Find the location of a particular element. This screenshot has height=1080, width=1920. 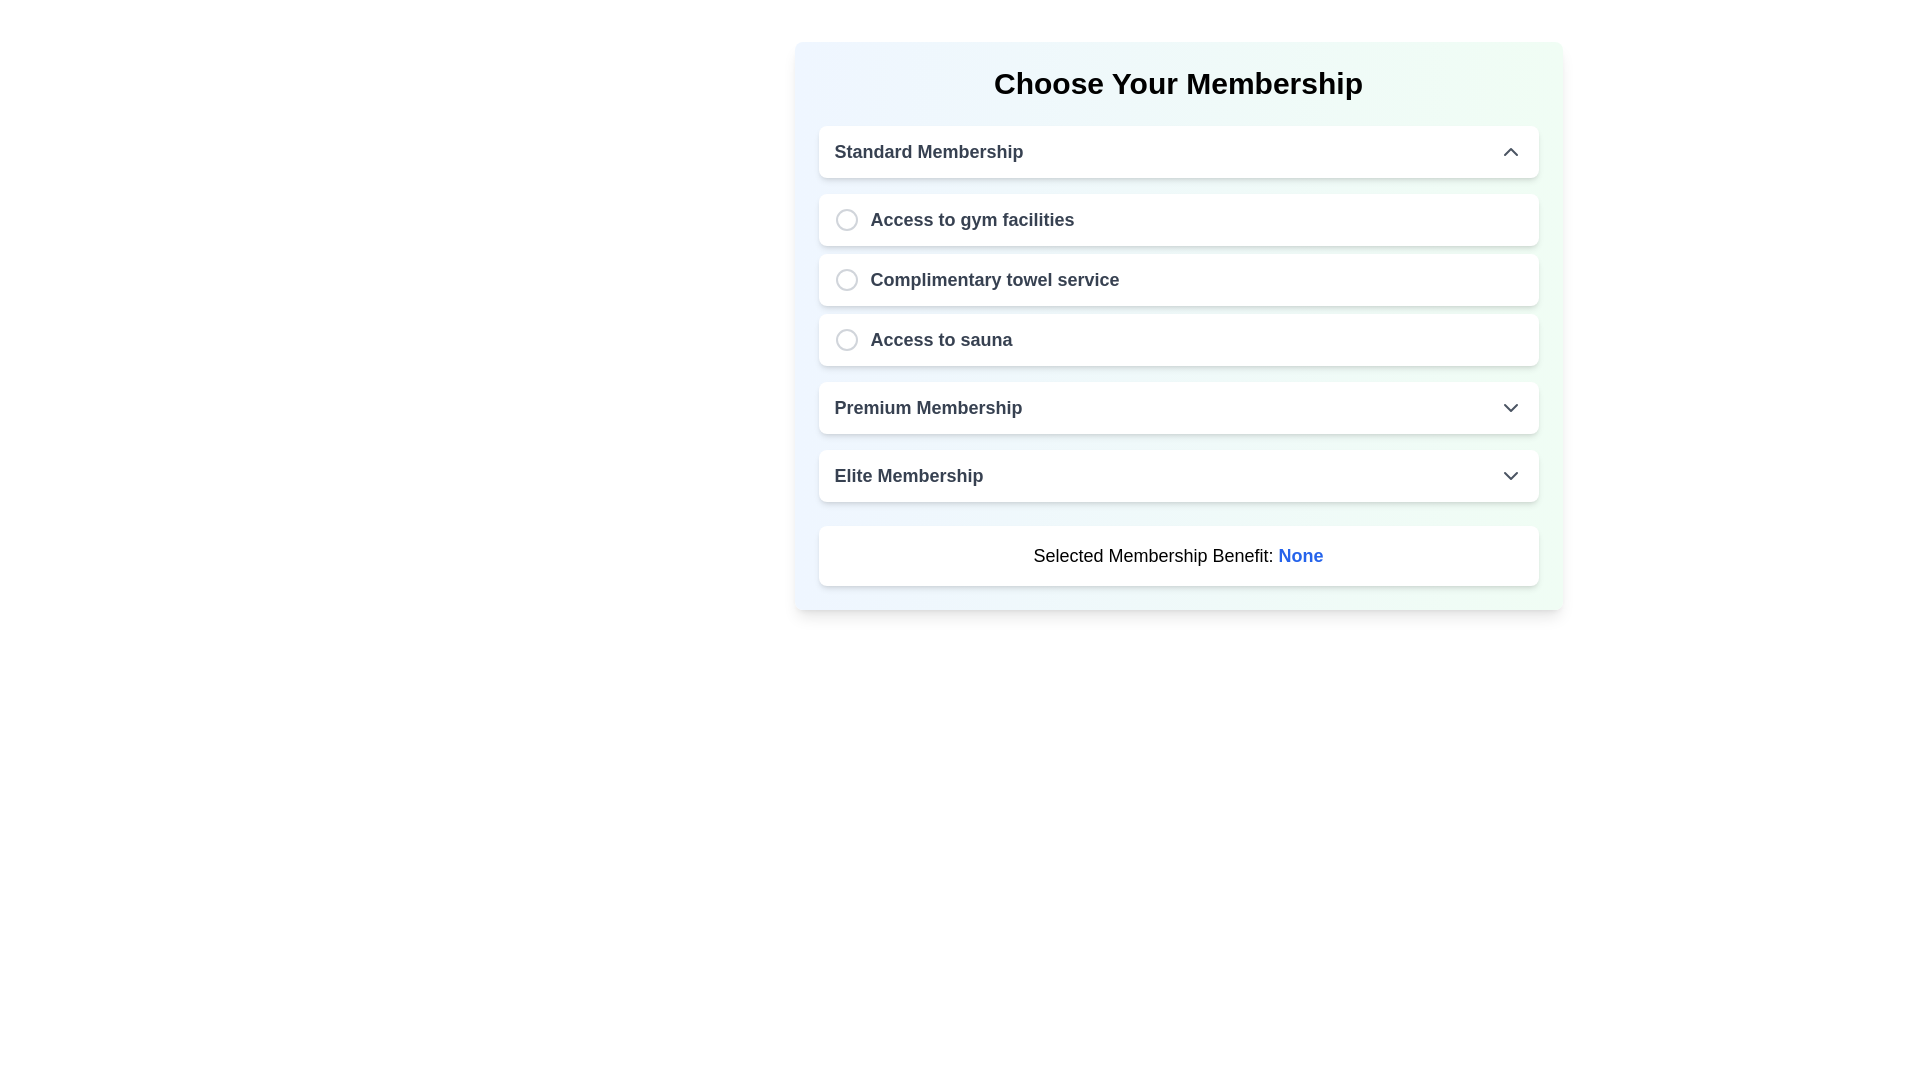

the text label indicating the current selection for the membership benefit, which displays 'None' is located at coordinates (1300, 555).